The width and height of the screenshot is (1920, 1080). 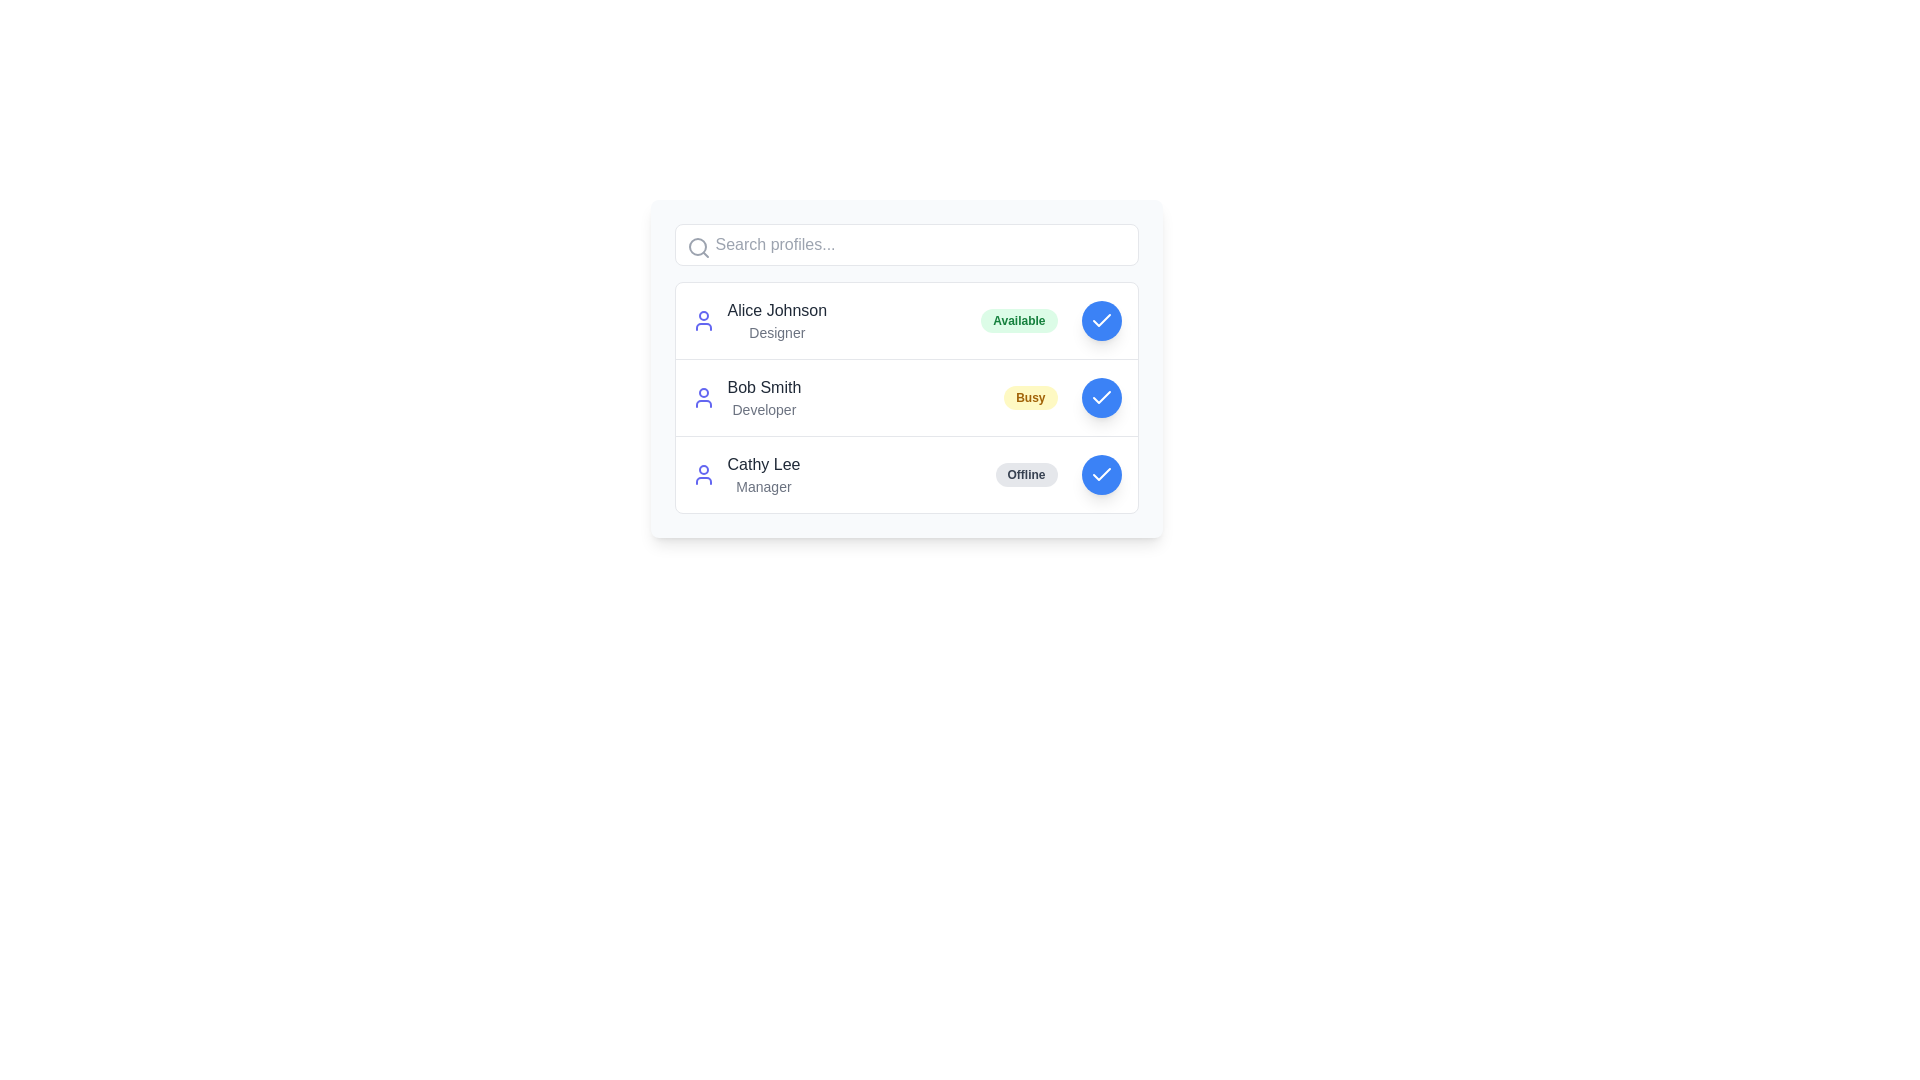 I want to click on the text label displaying 'Designer', which is styled in gray and positioned beneath 'Alice Johnson', so click(x=776, y=331).